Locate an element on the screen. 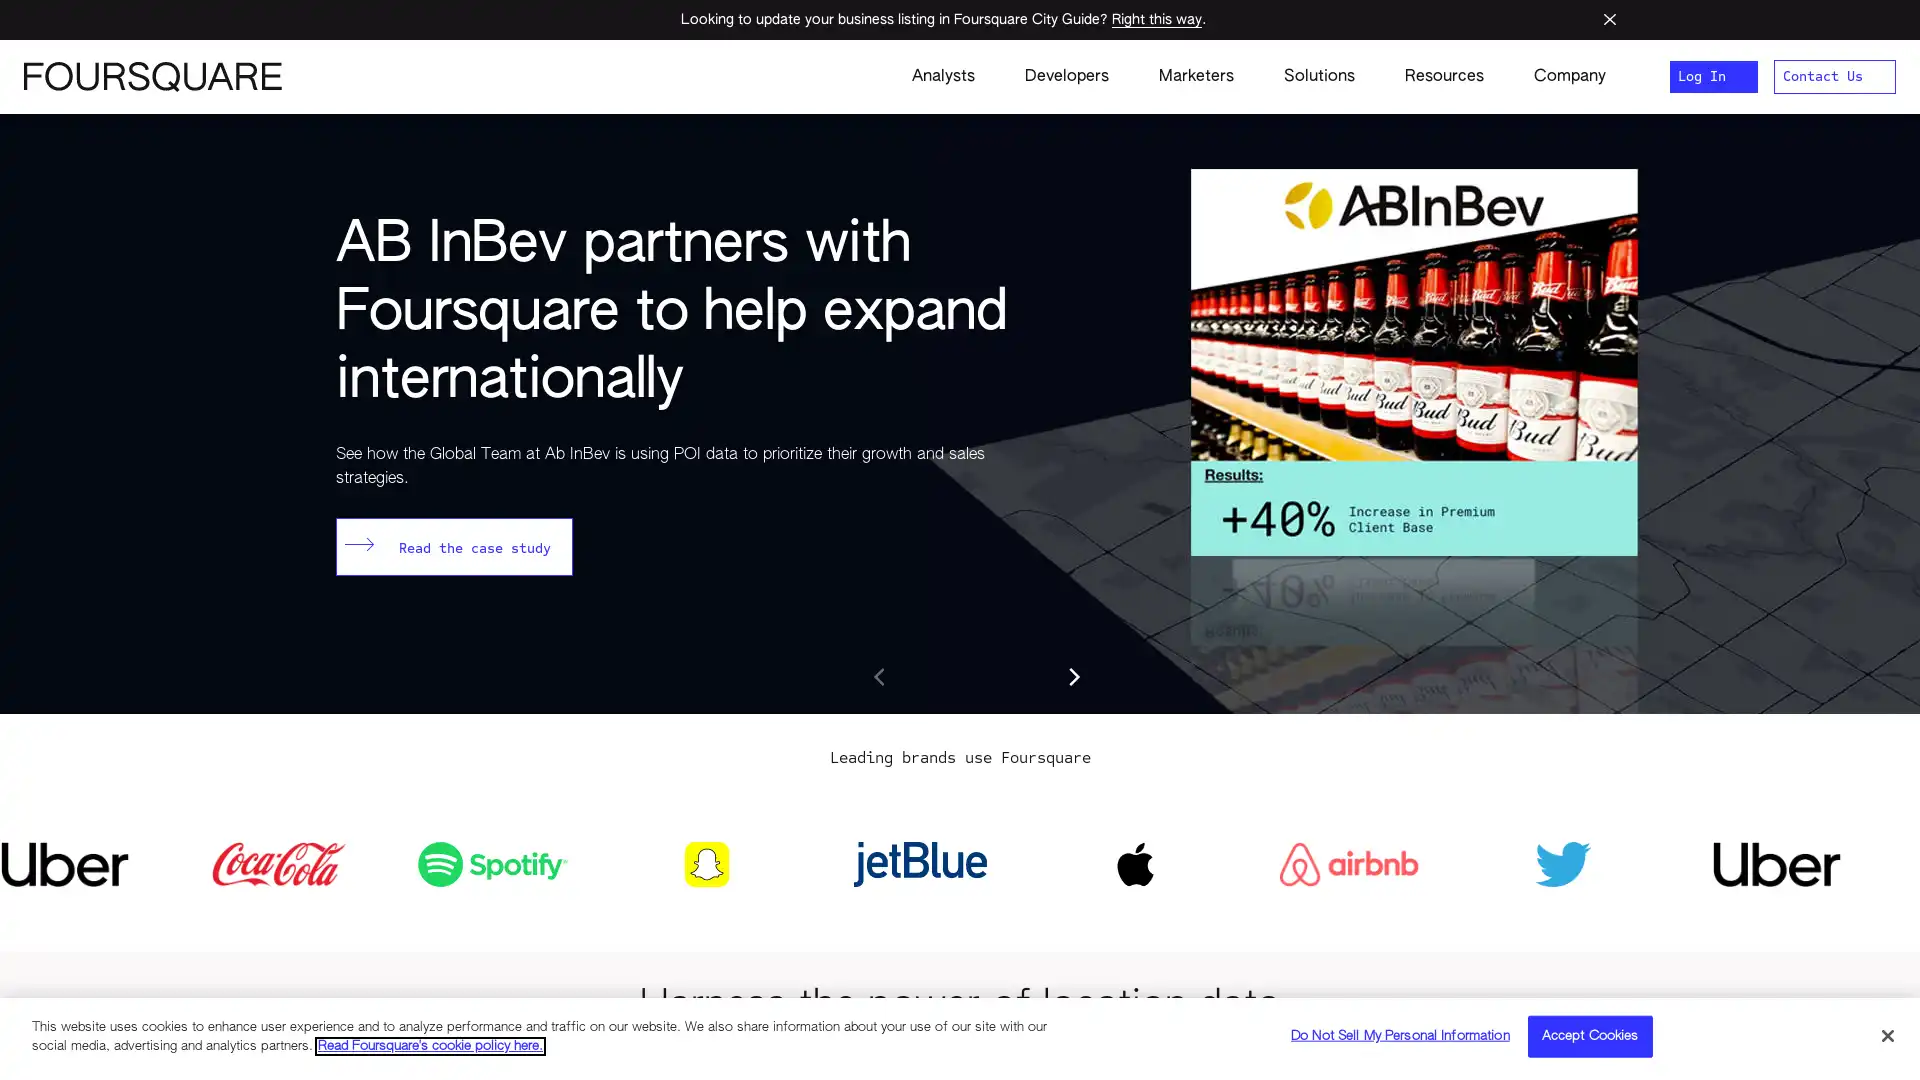  Next is located at coordinates (1072, 676).